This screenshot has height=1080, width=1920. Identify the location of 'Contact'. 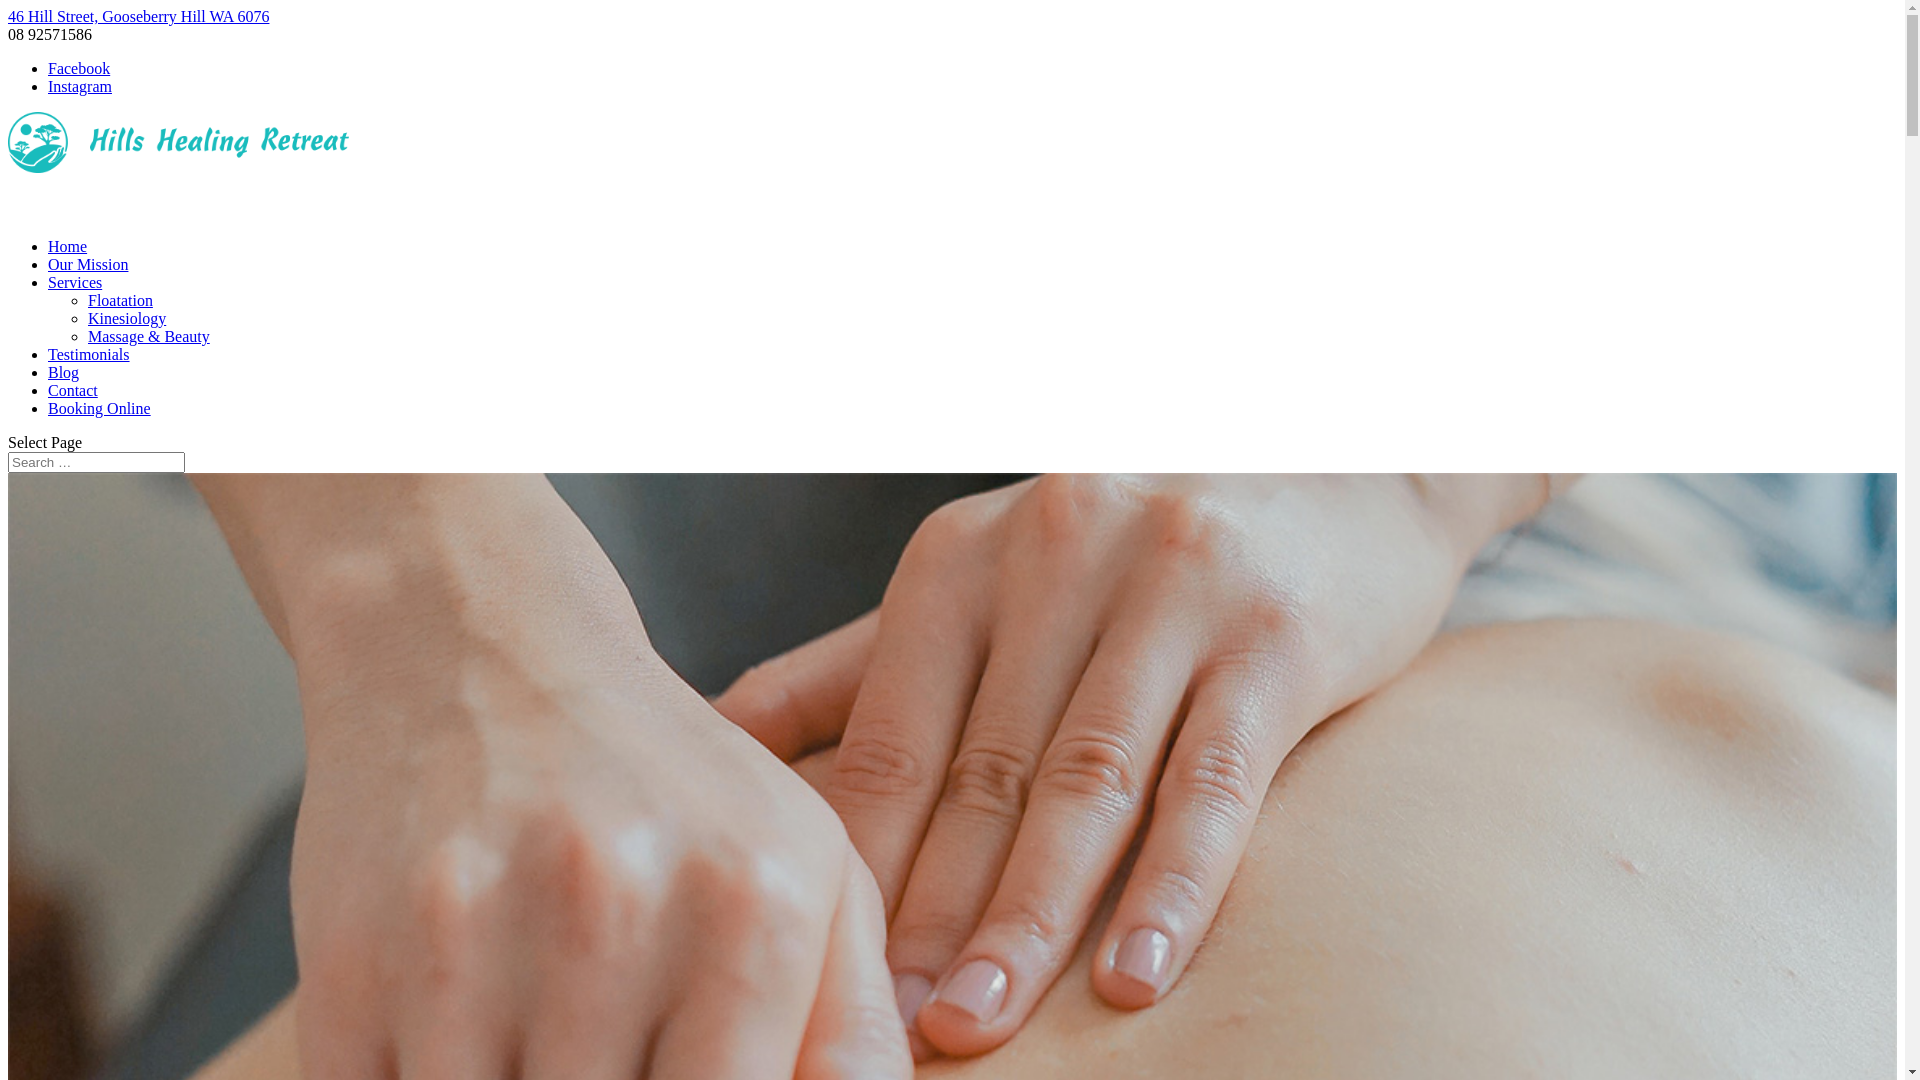
(72, 400).